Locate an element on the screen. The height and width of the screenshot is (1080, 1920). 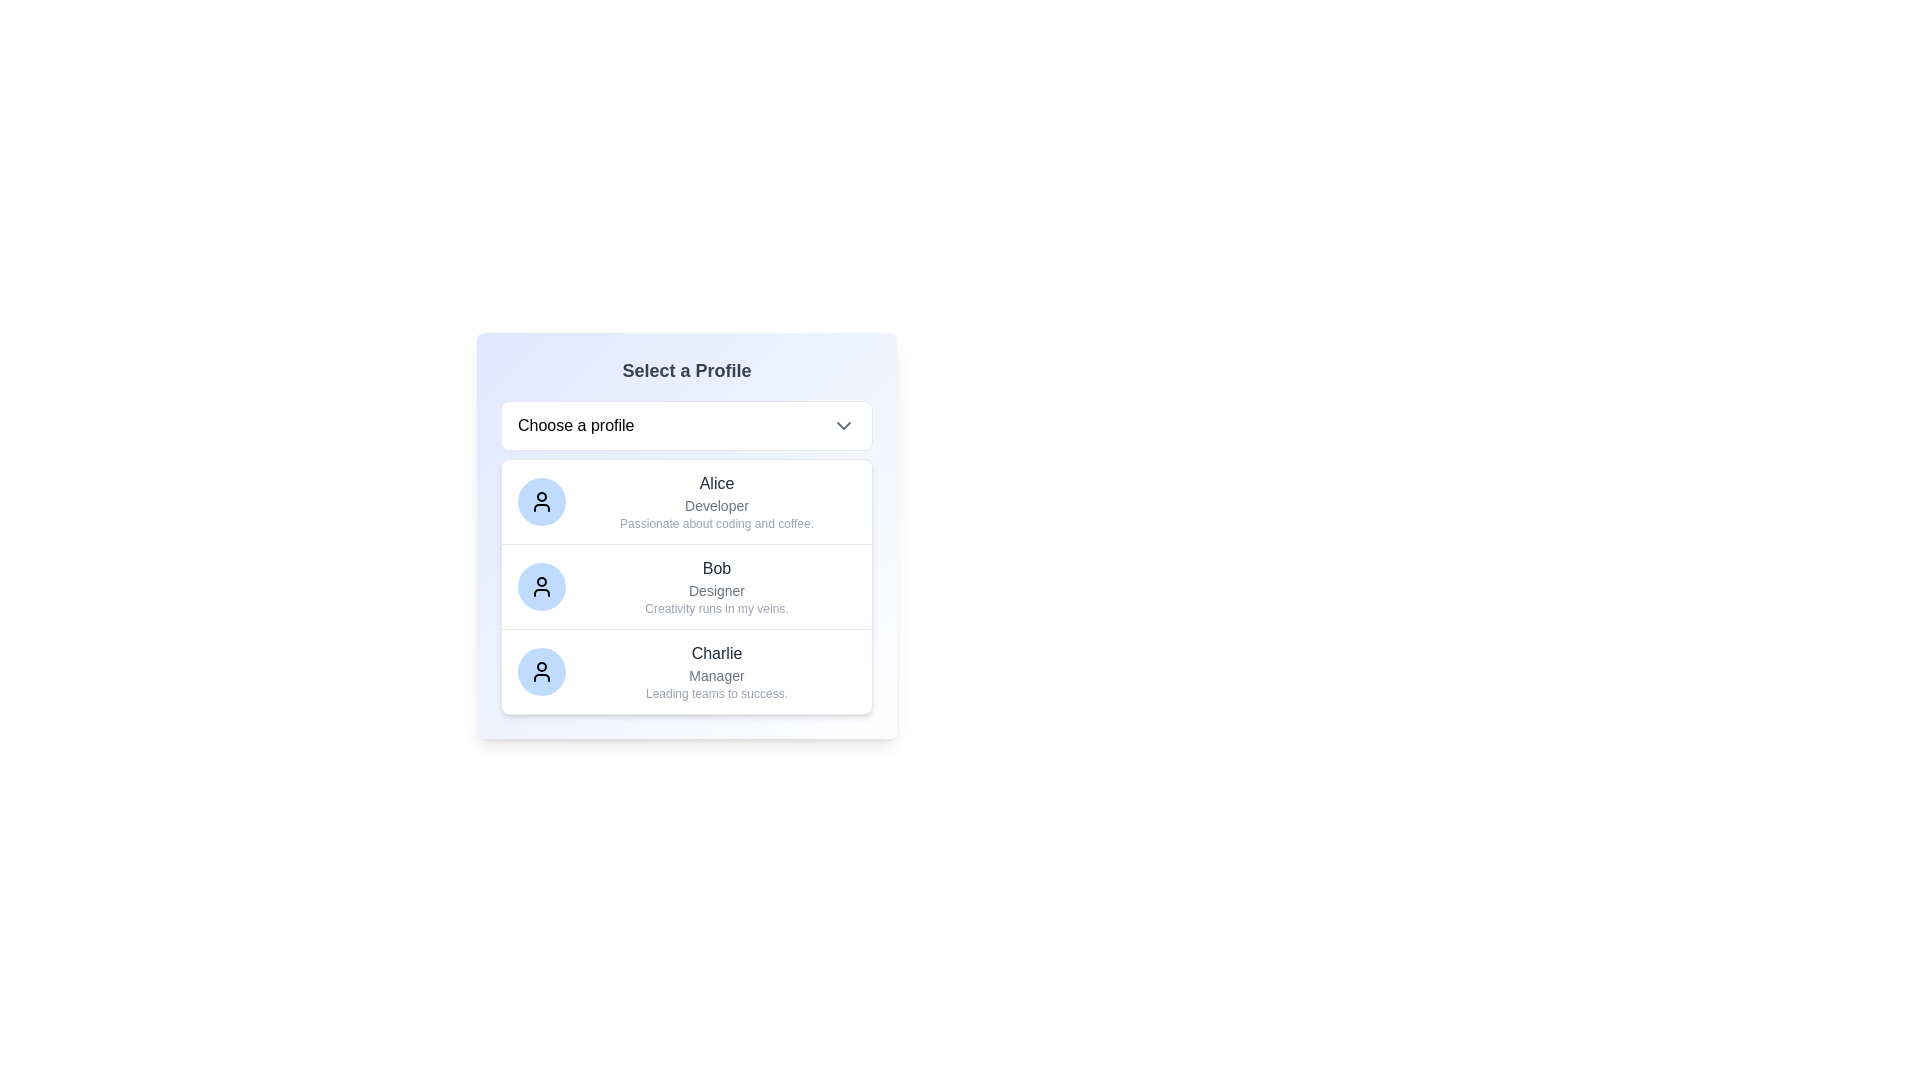
information presented in the text label that describes the 'Alice' profile, which is positioned below the 'Alice' name header and the 'Developer' label is located at coordinates (716, 523).